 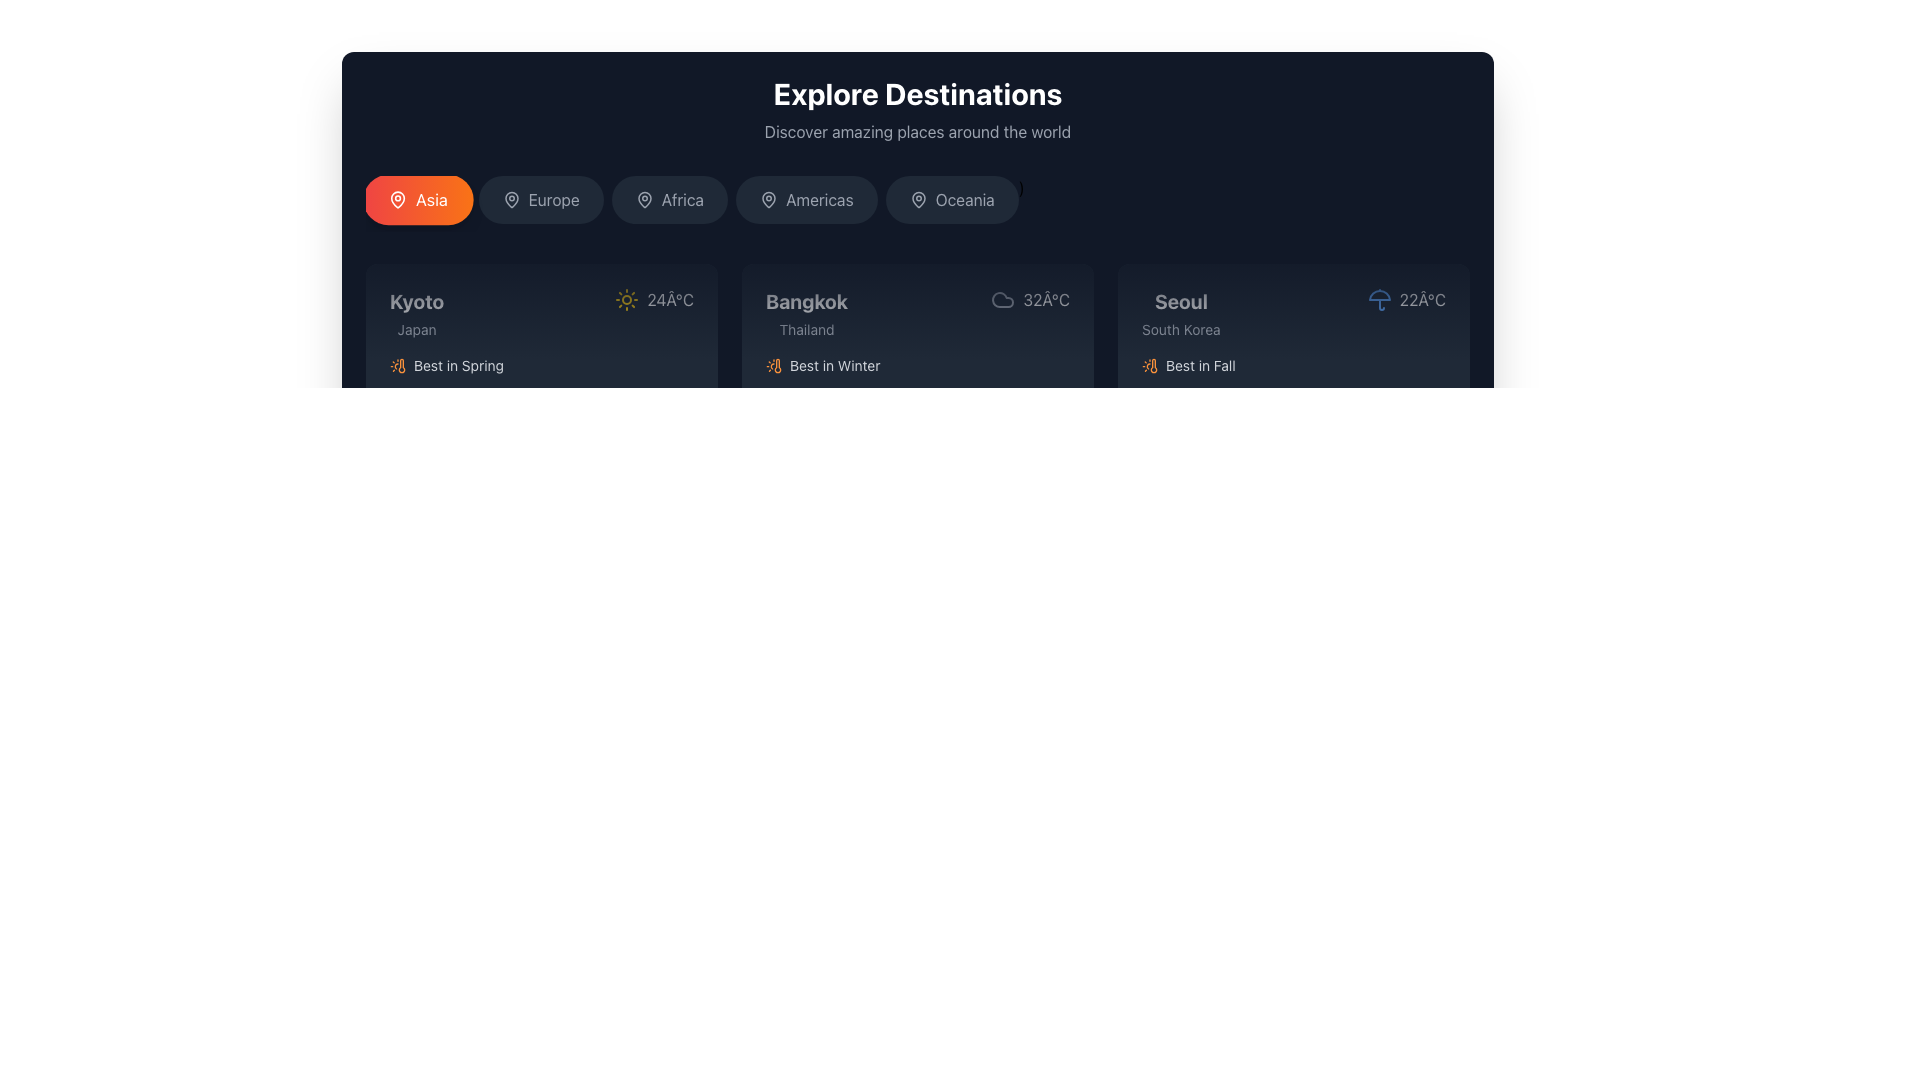 What do you see at coordinates (806, 301) in the screenshot?
I see `the text label displaying 'Bangkok' in bold white font, which is positioned above 'Thailand' within a card-like structure in the middle section of destination recommendations` at bounding box center [806, 301].